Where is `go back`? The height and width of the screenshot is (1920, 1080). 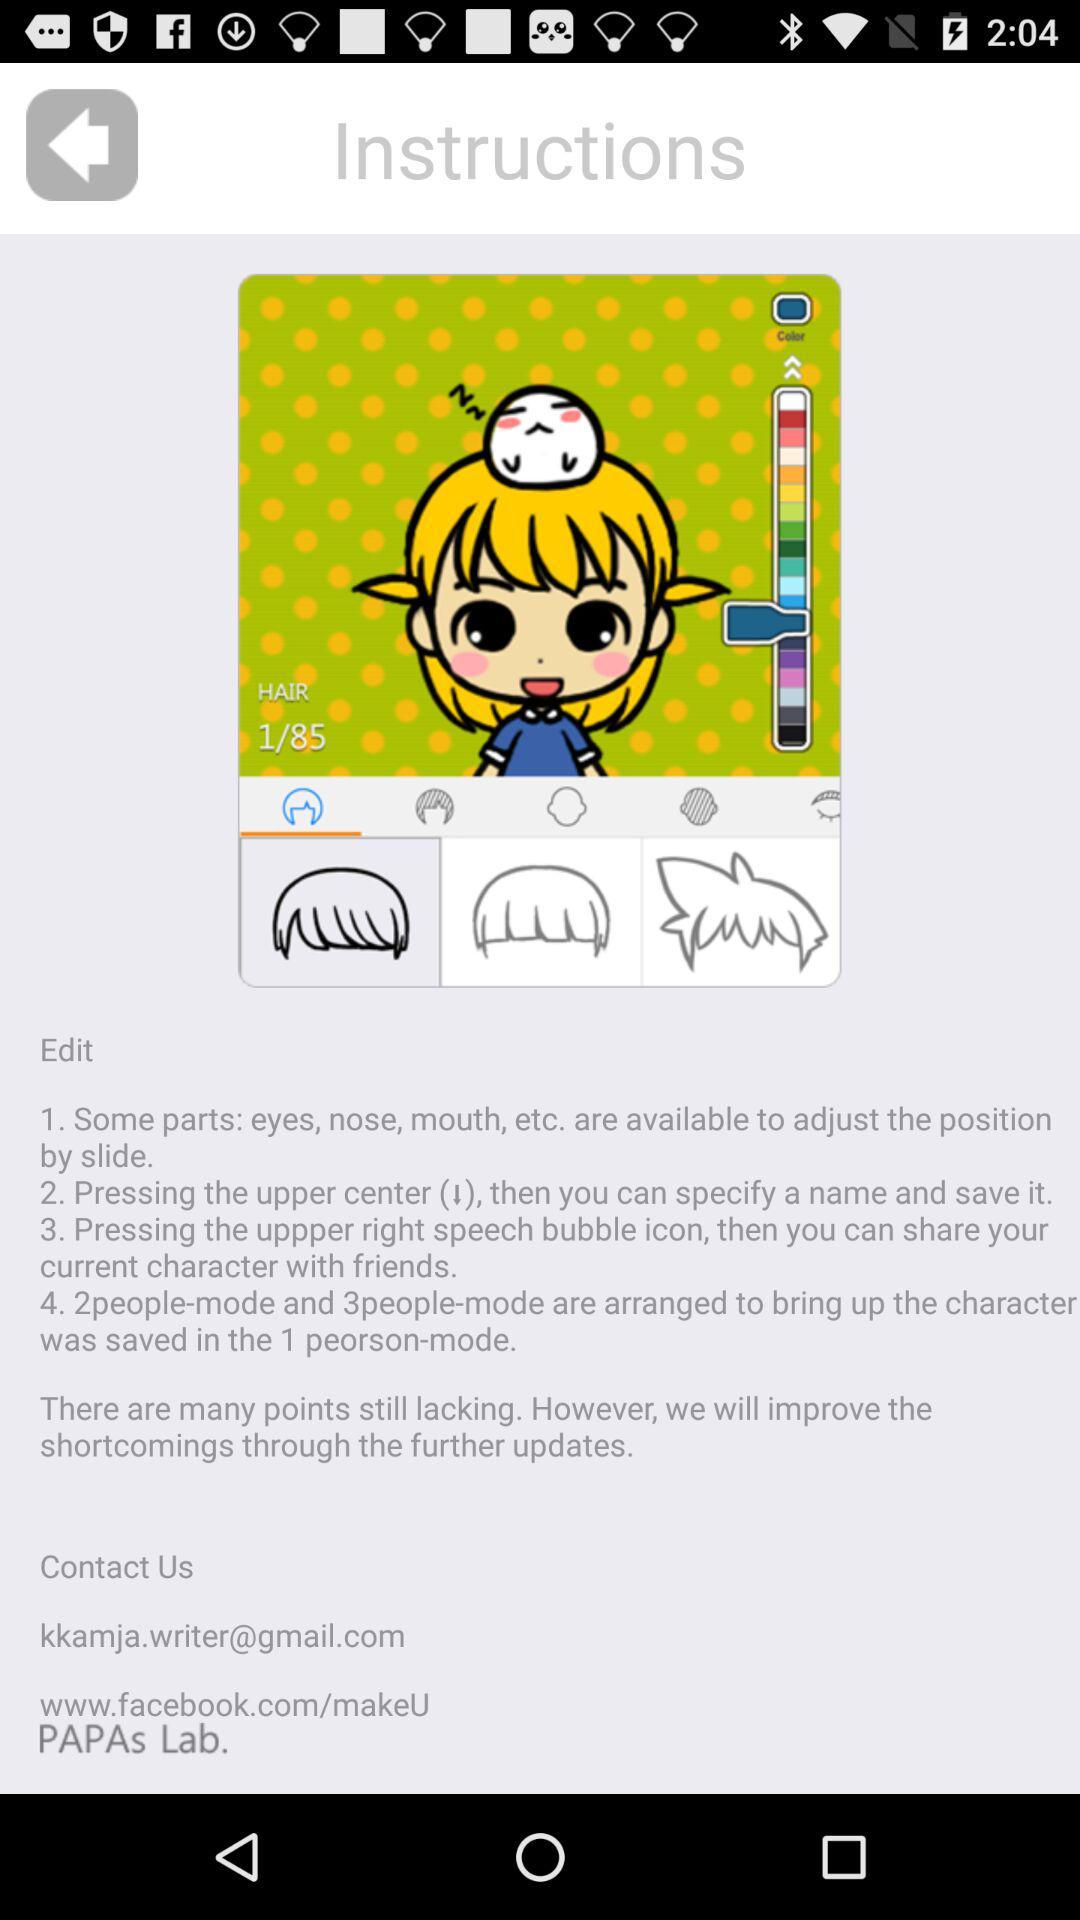
go back is located at coordinates (81, 144).